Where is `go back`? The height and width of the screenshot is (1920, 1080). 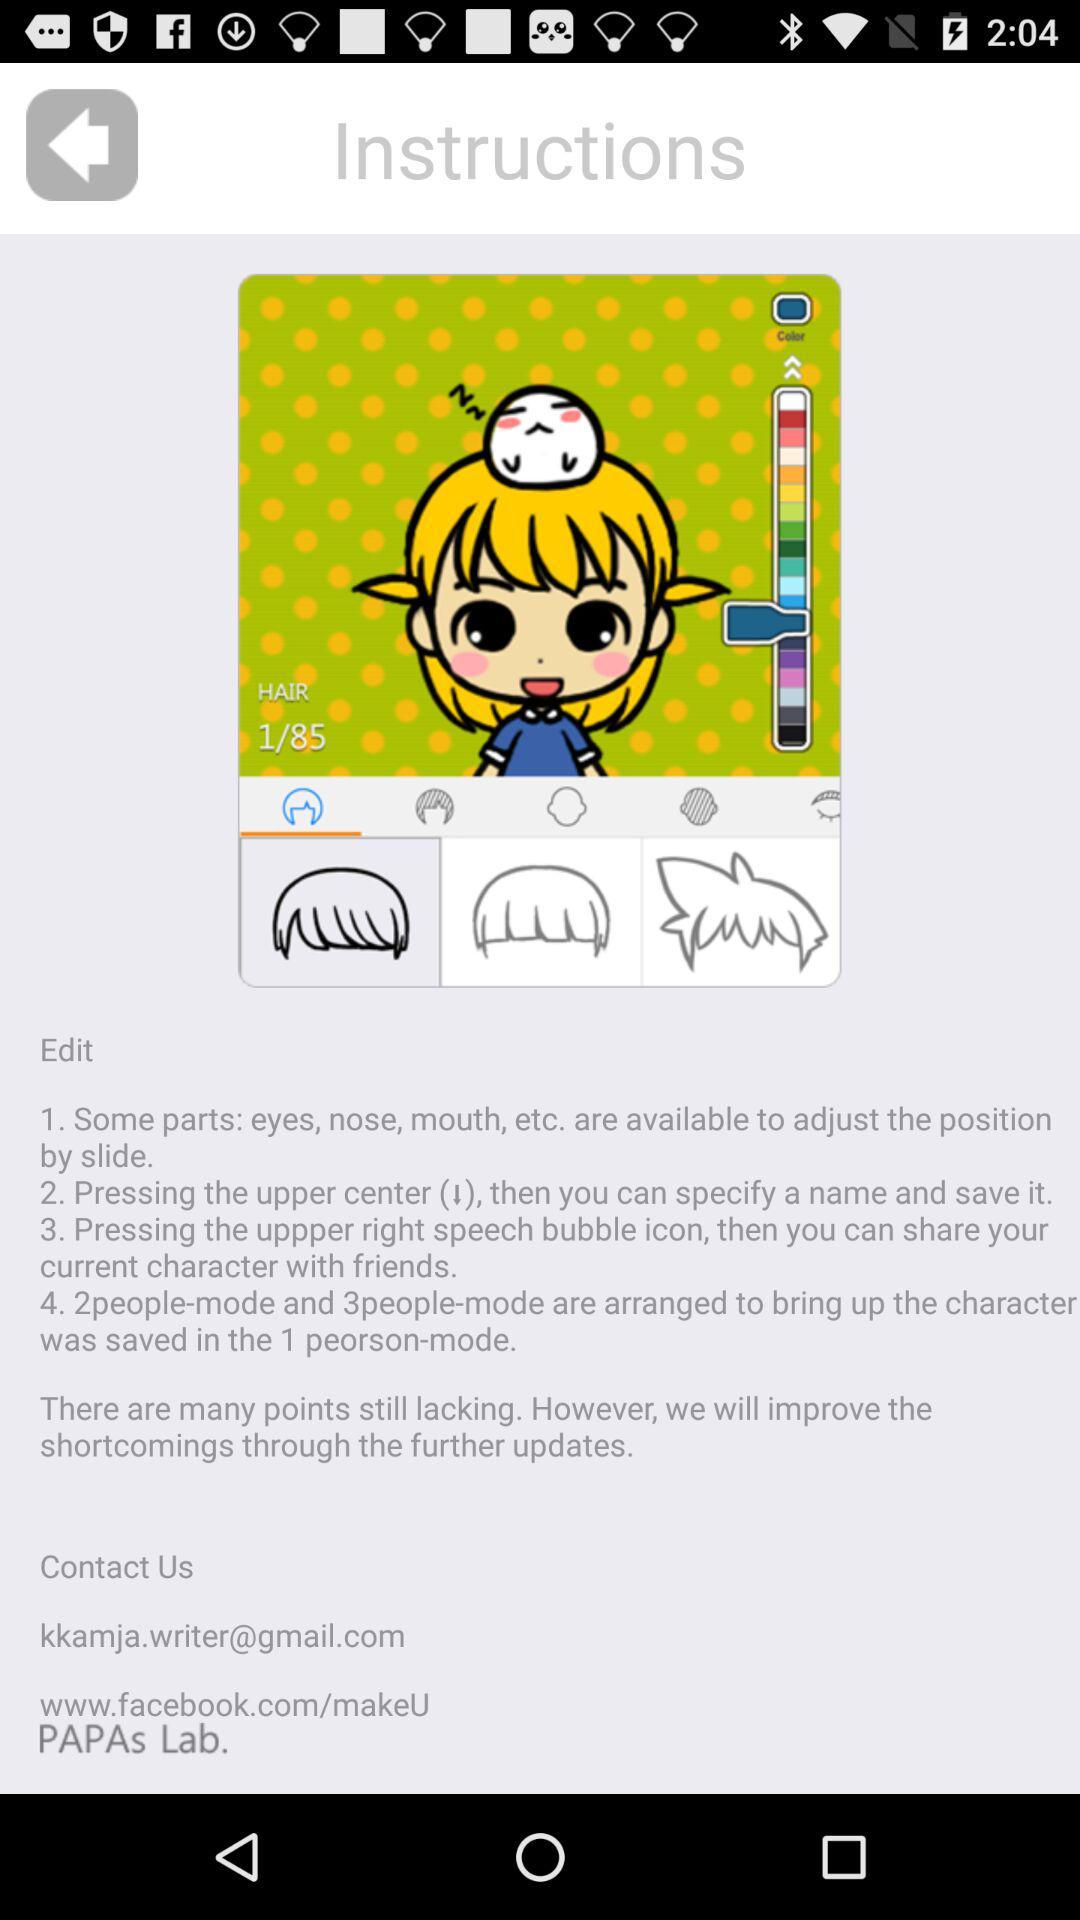
go back is located at coordinates (81, 144).